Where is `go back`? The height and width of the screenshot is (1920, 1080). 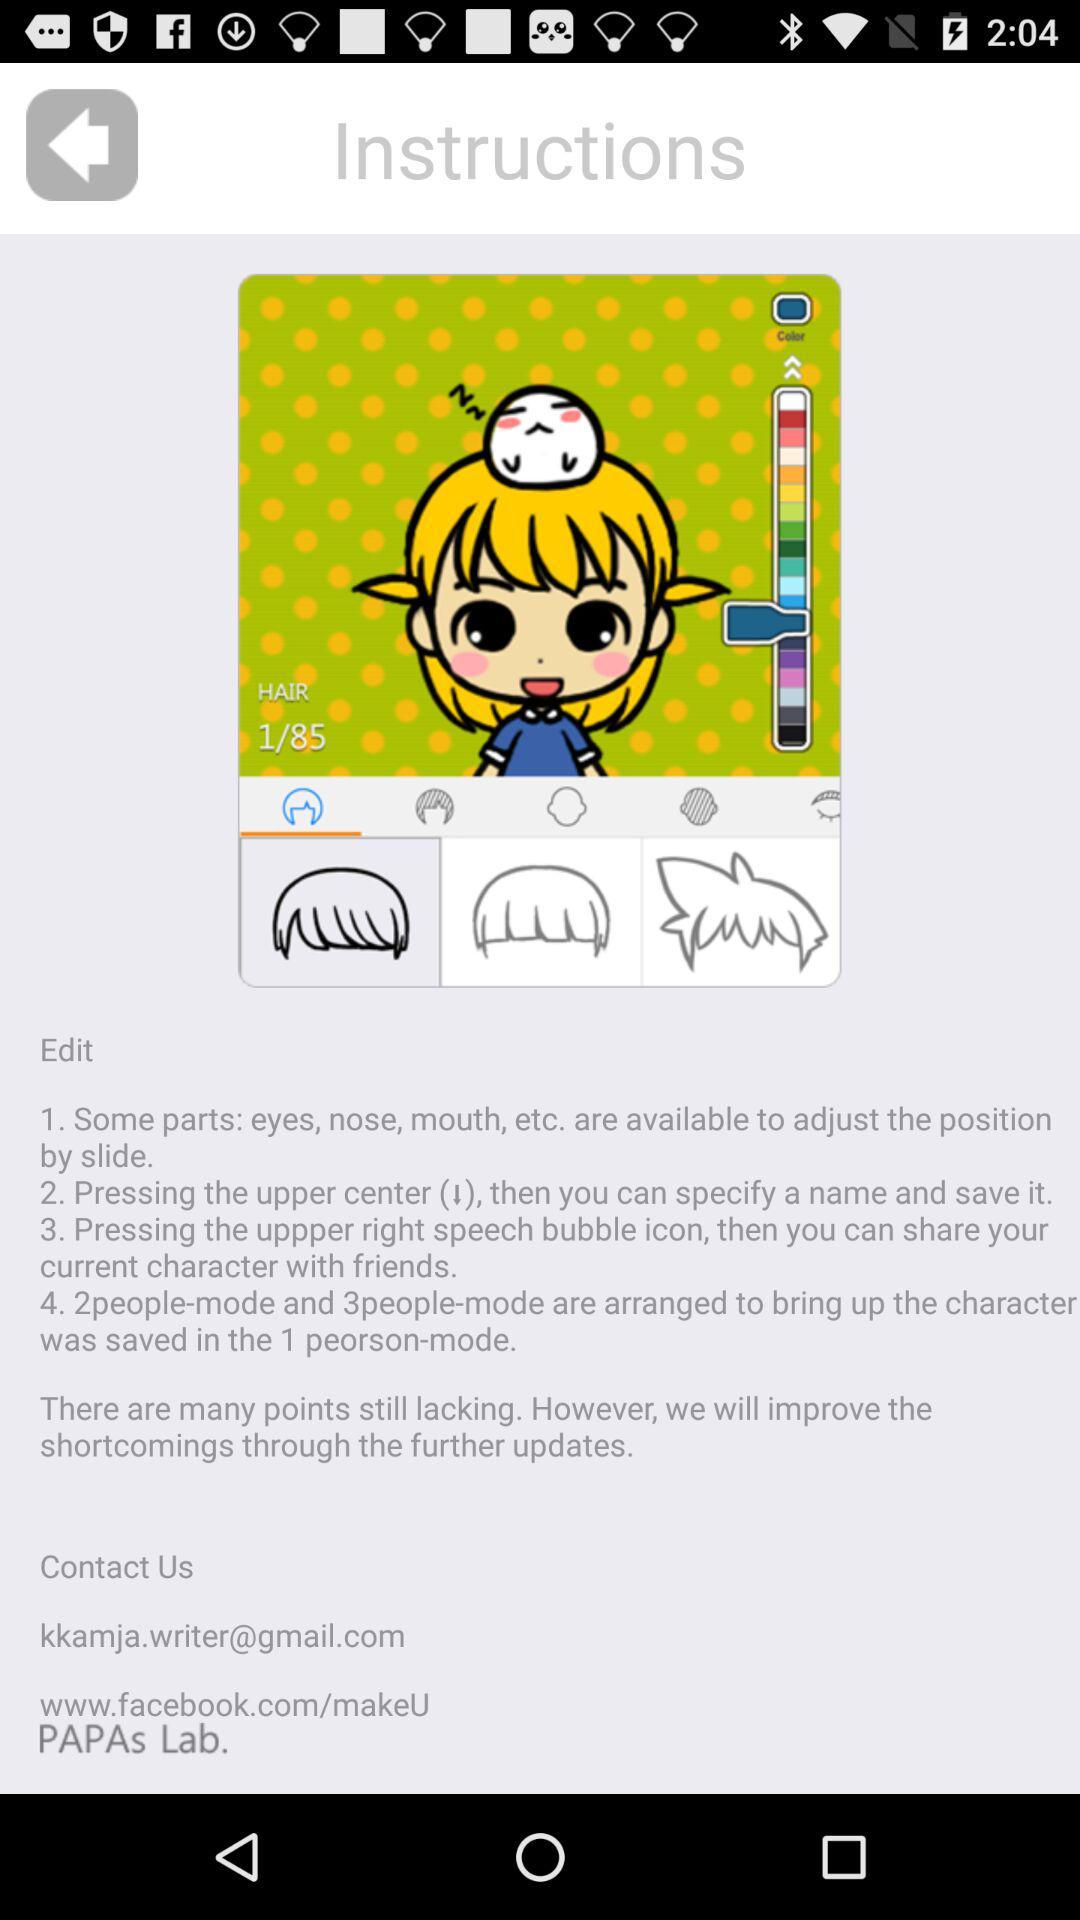
go back is located at coordinates (81, 144).